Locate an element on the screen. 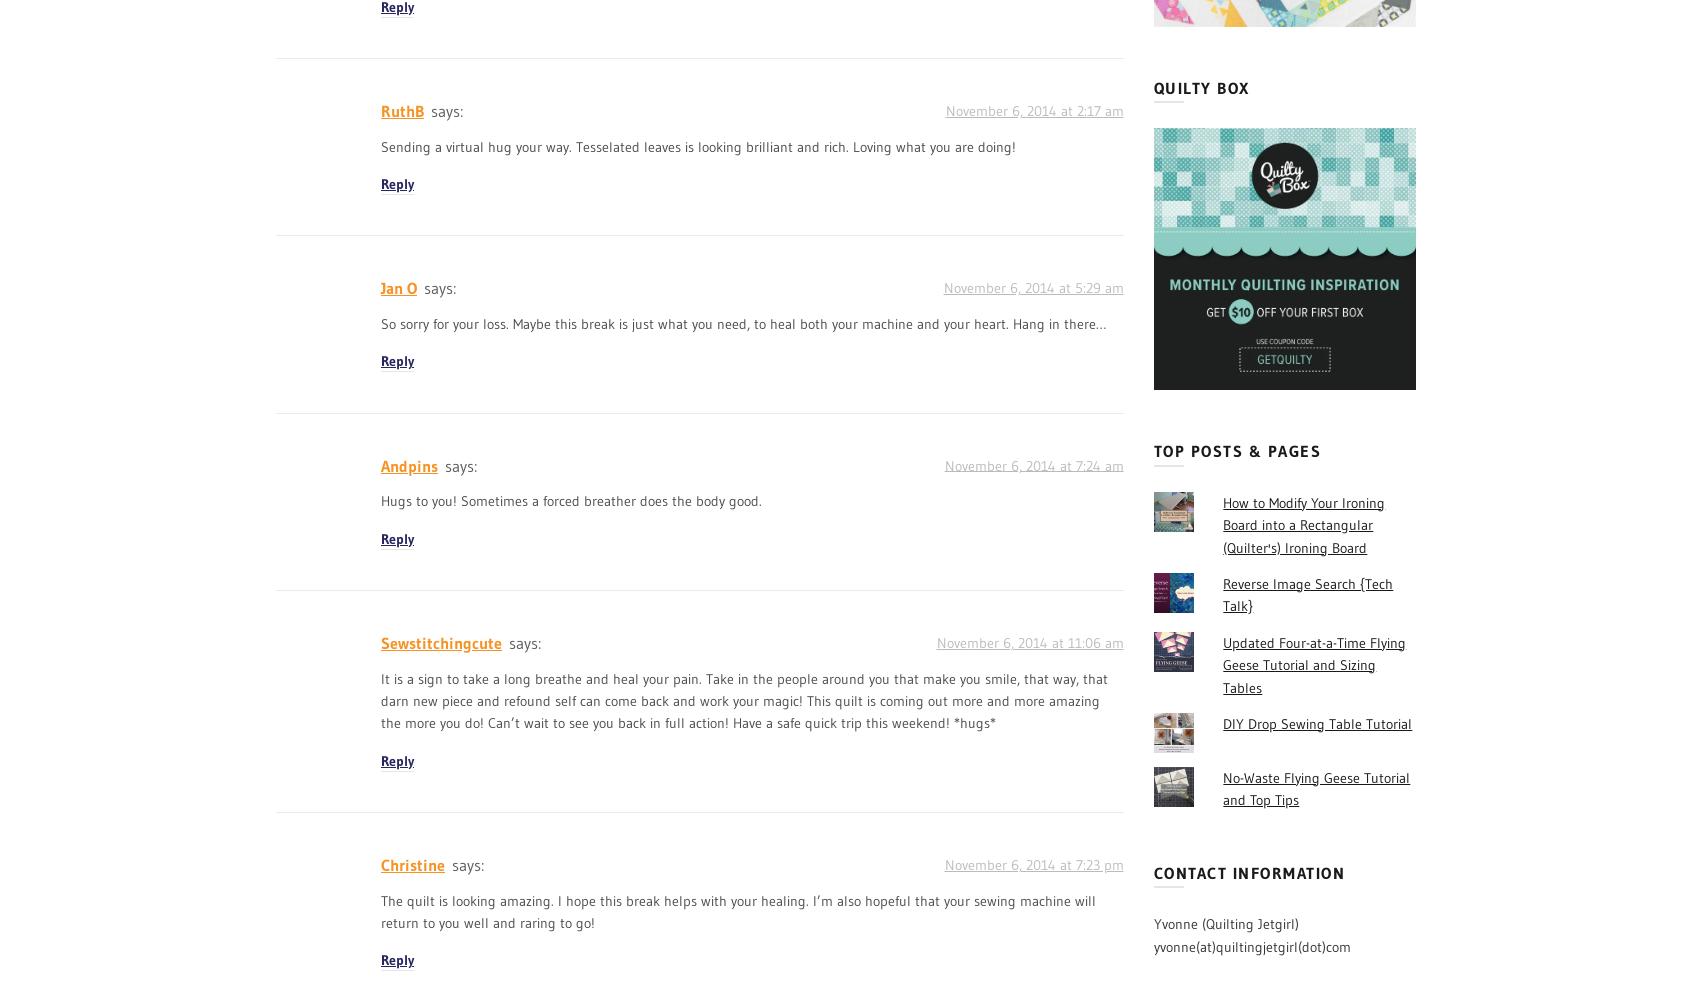 The image size is (1692, 1002). 'Christine' is located at coordinates (413, 865).